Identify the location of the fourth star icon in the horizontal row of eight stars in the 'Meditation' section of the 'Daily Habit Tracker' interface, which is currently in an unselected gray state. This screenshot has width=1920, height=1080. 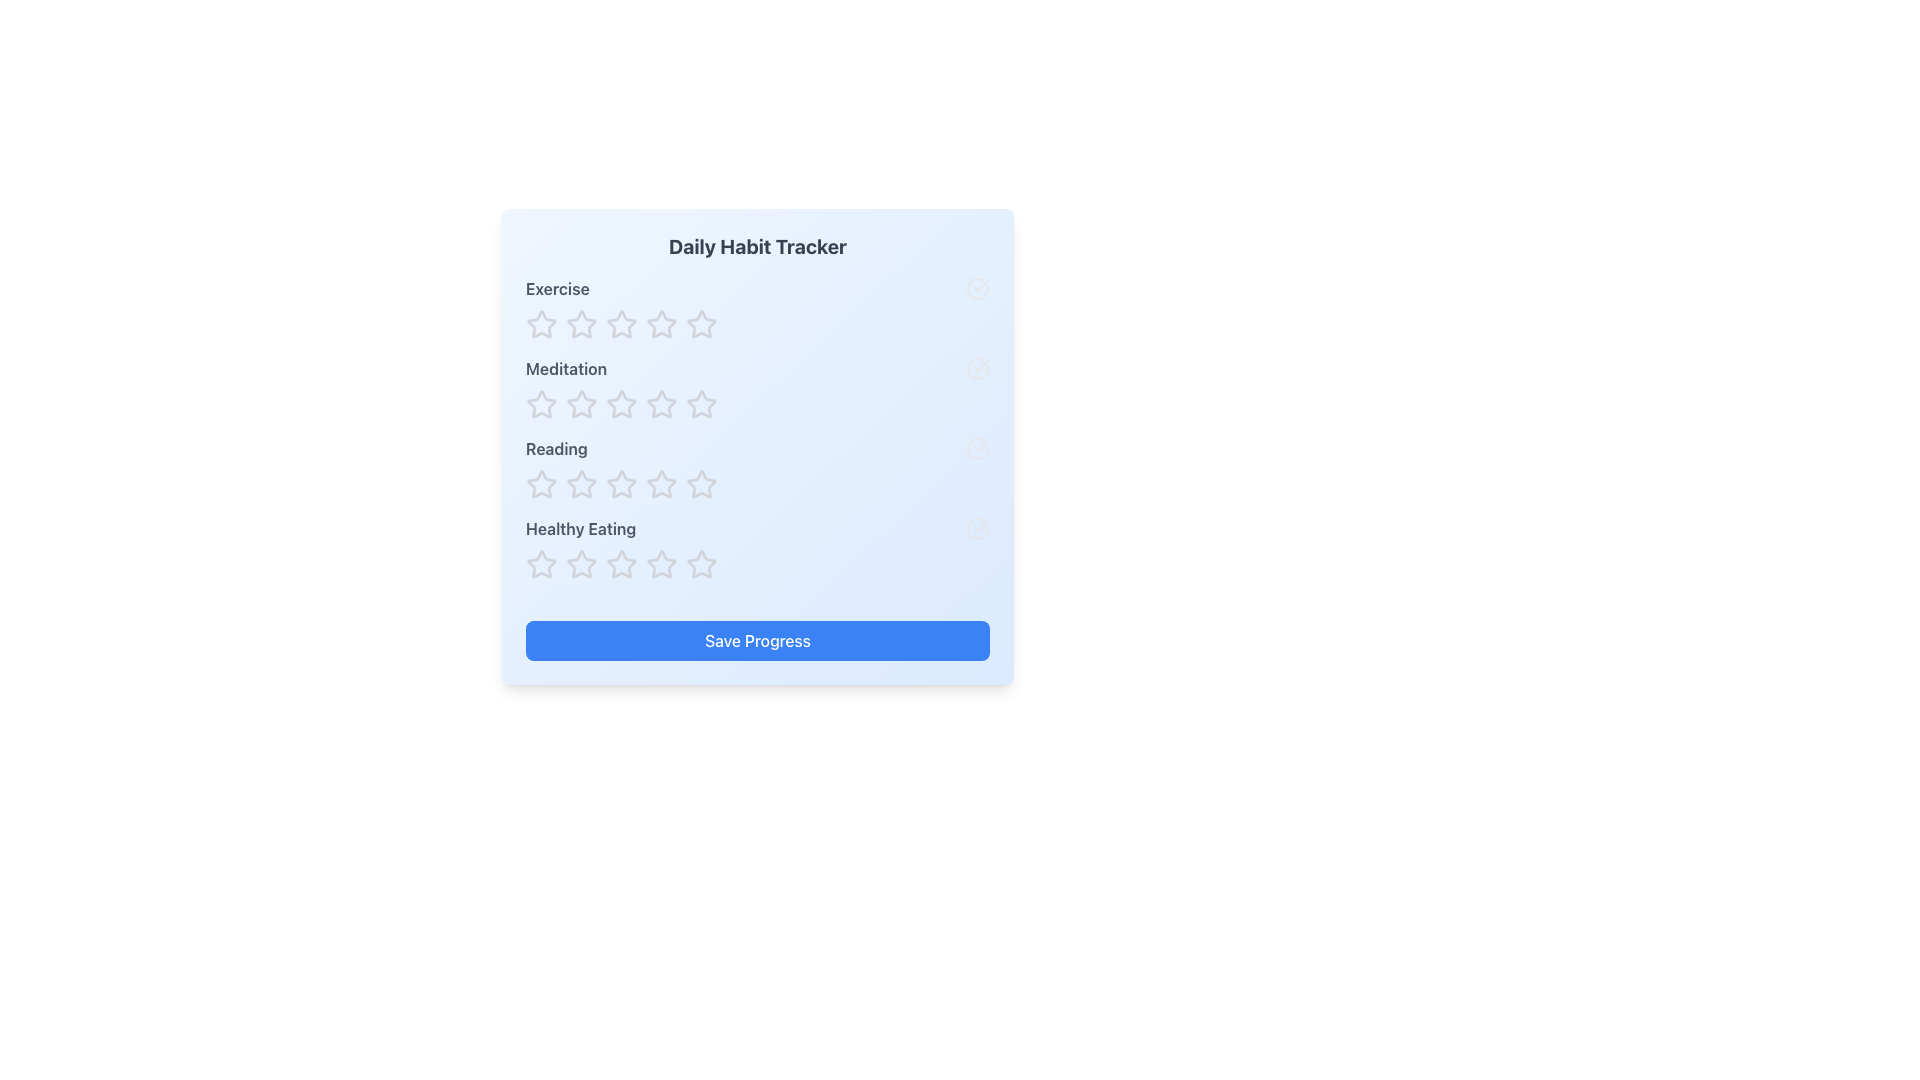
(621, 405).